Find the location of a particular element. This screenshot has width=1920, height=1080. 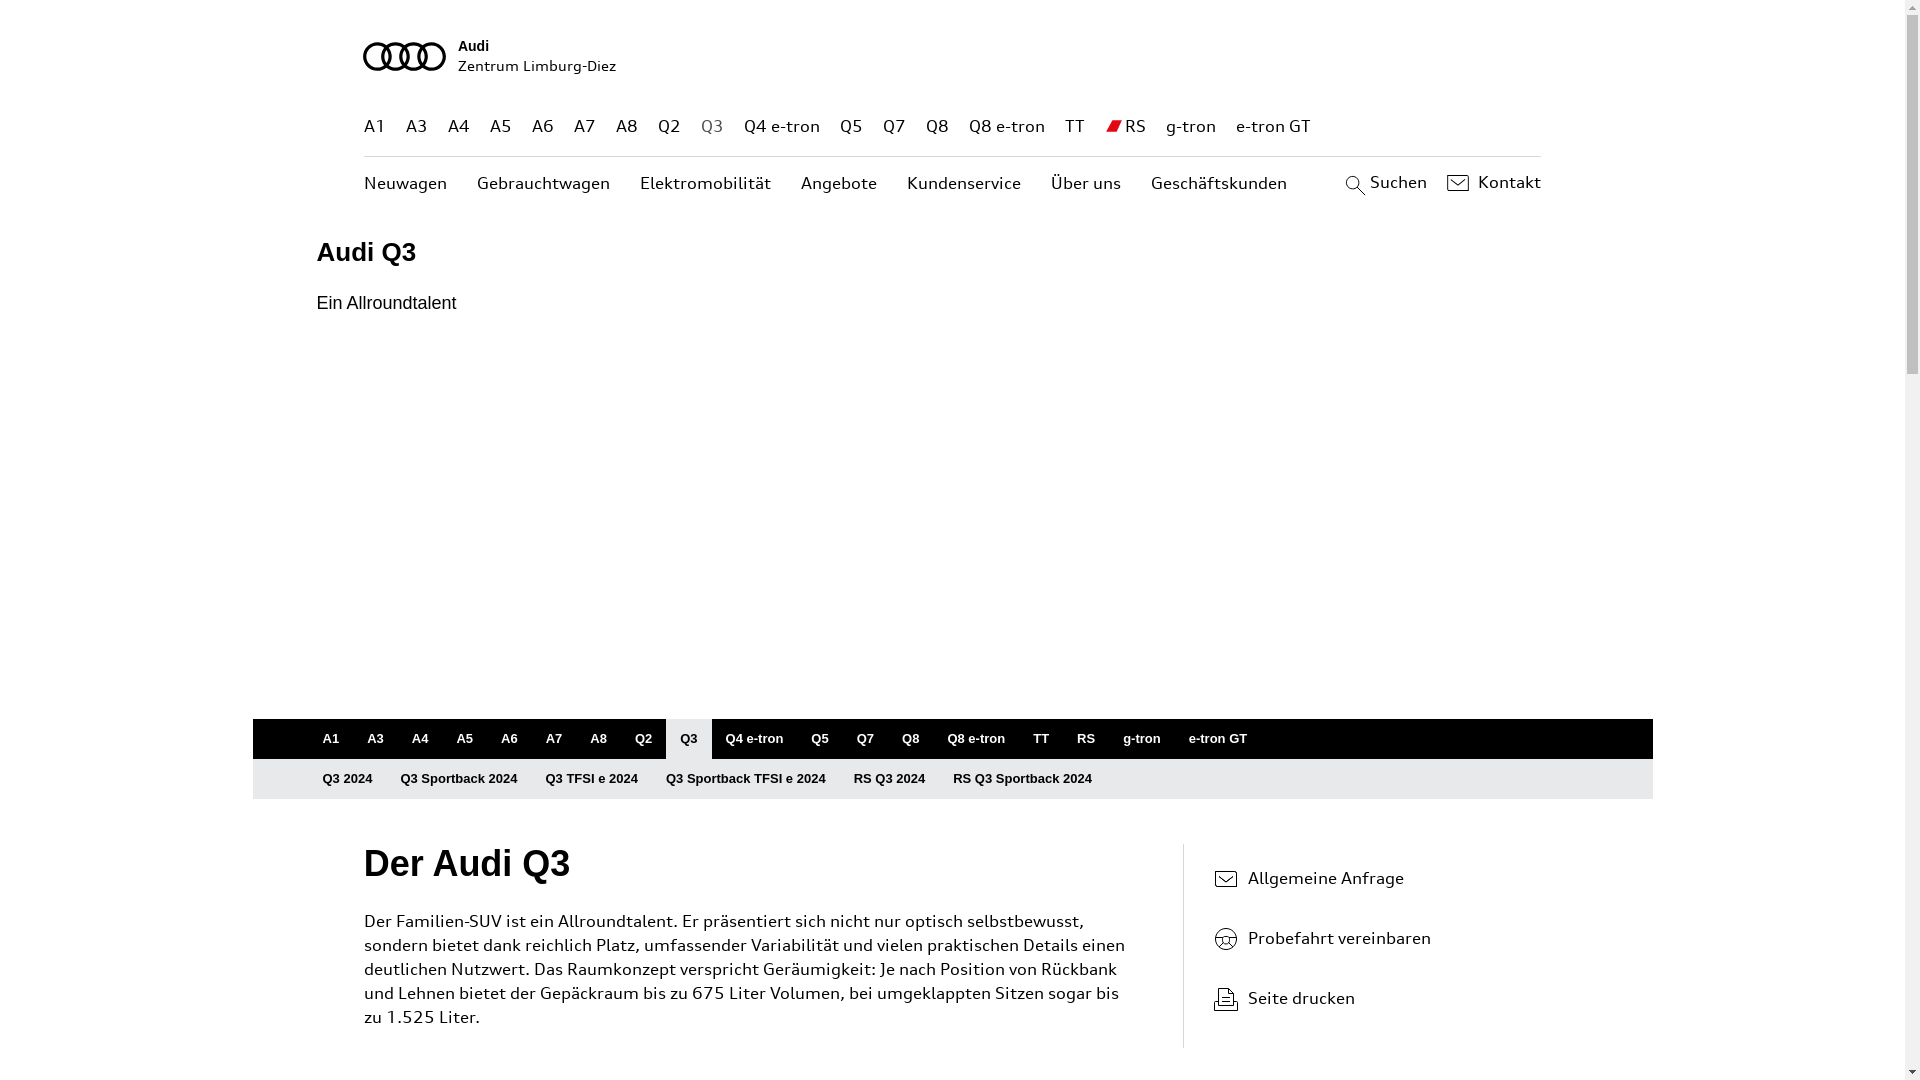

'Q5' is located at coordinates (819, 739).